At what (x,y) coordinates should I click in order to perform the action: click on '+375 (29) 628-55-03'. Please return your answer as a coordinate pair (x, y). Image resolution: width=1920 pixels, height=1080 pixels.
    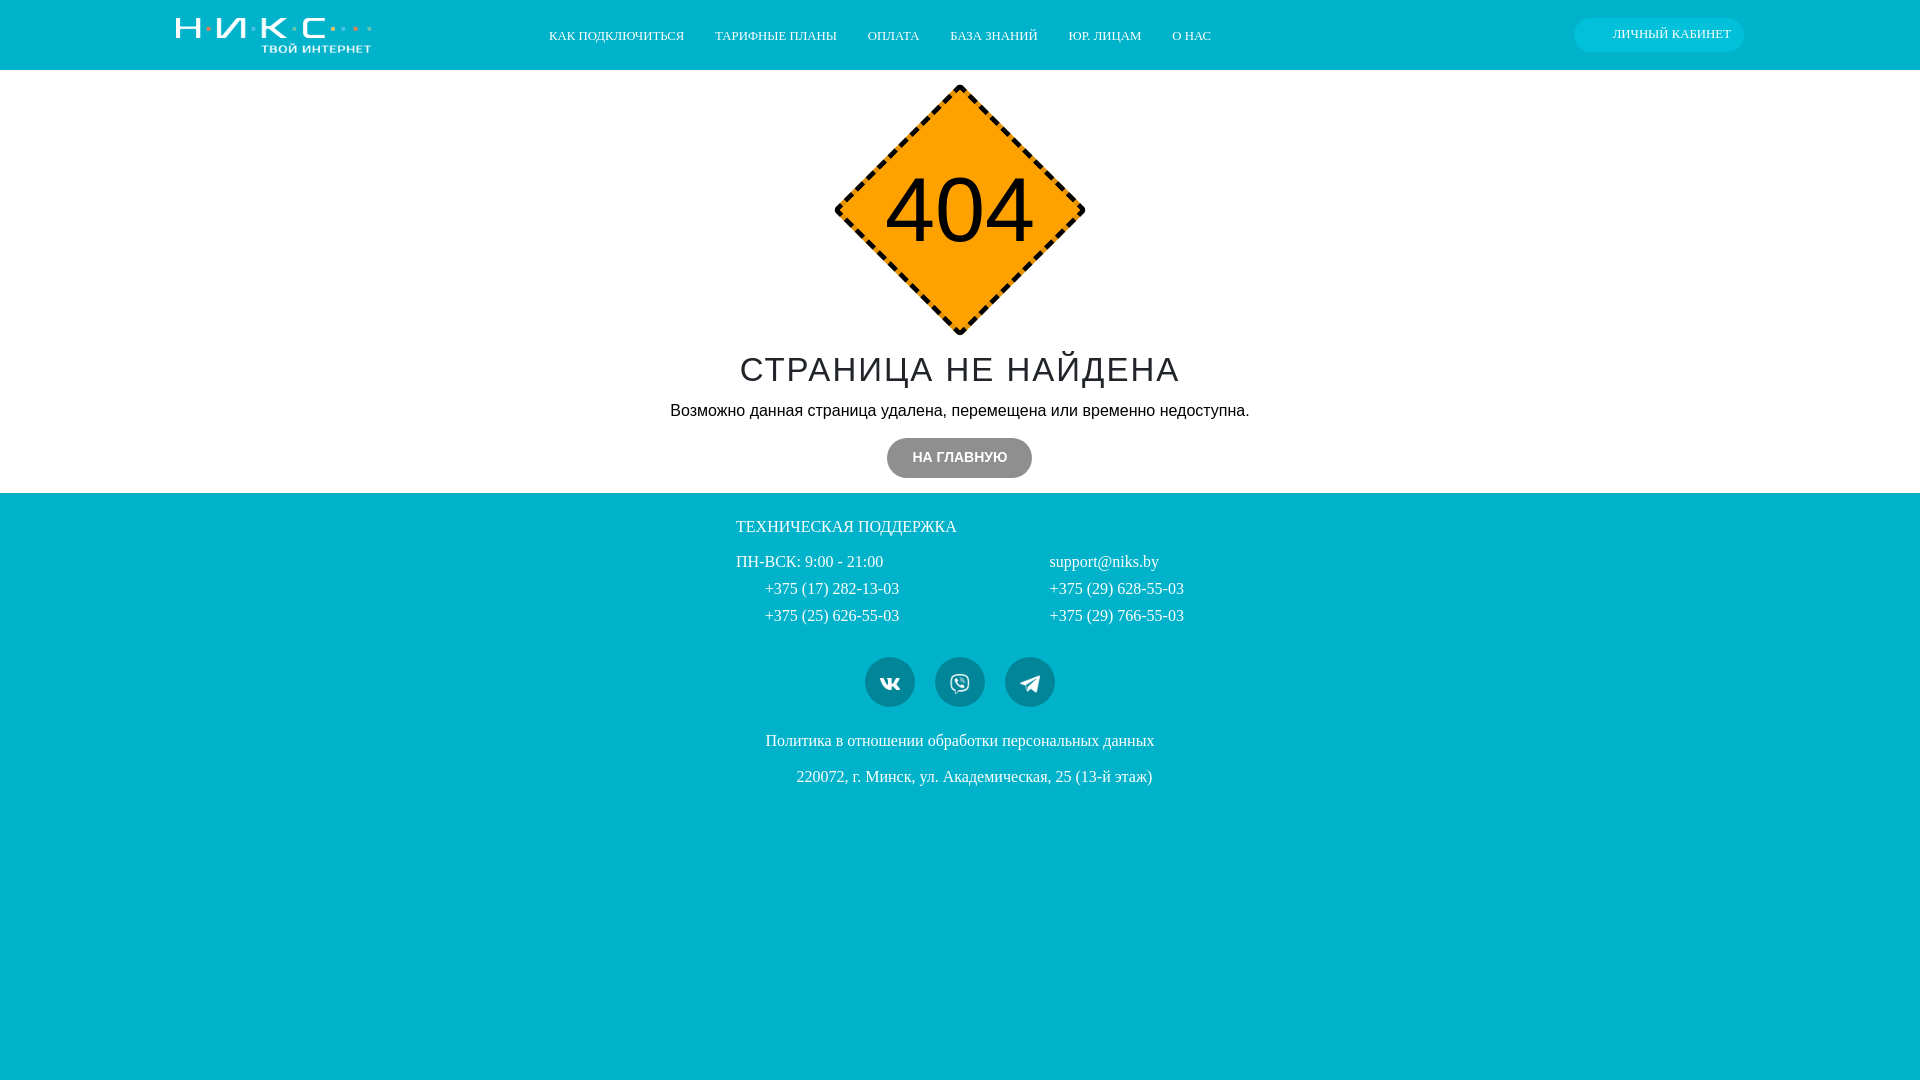
    Looking at the image, I should click on (1101, 587).